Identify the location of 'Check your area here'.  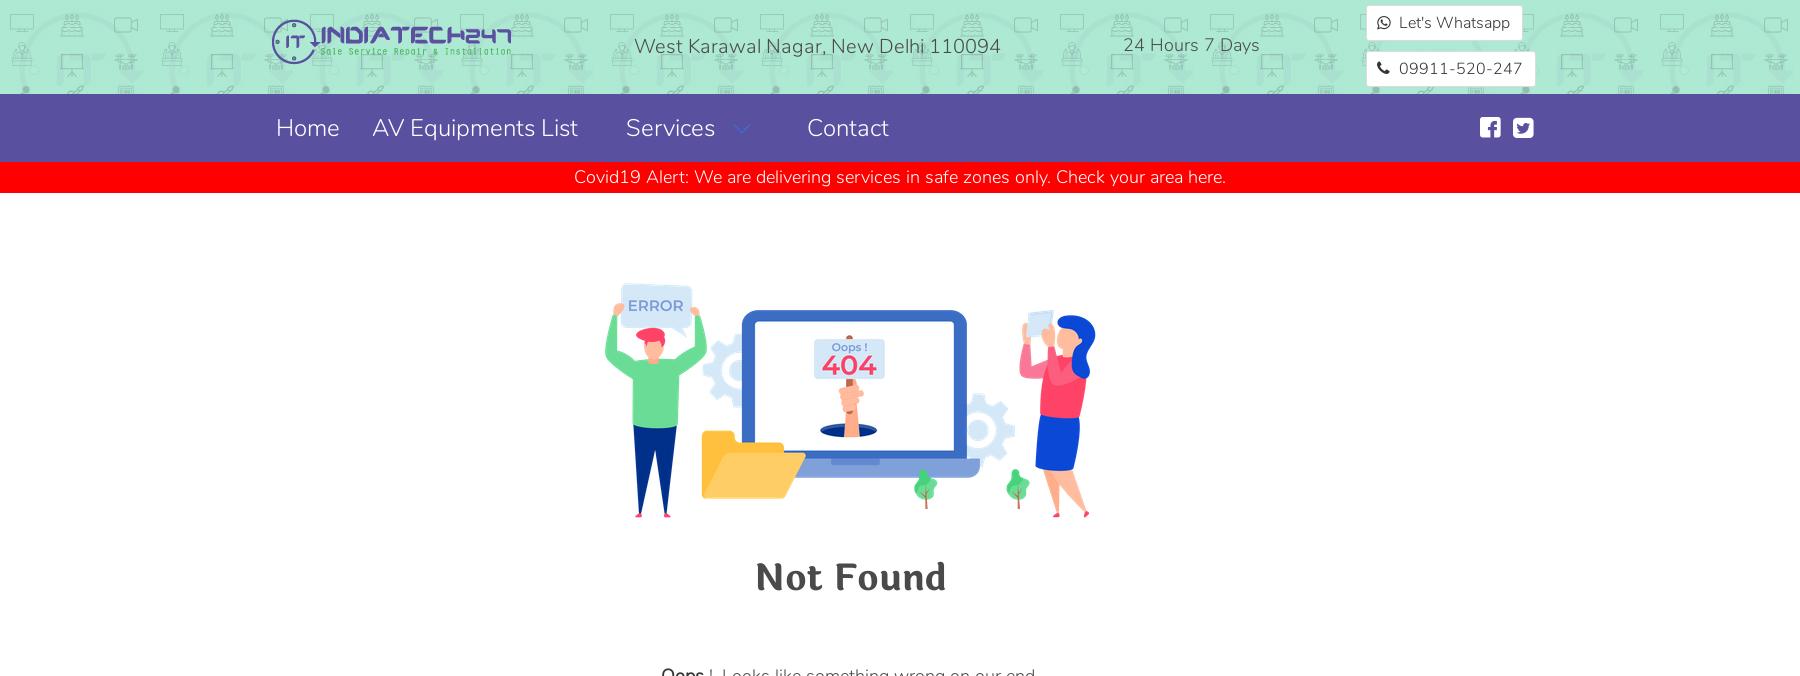
(1056, 175).